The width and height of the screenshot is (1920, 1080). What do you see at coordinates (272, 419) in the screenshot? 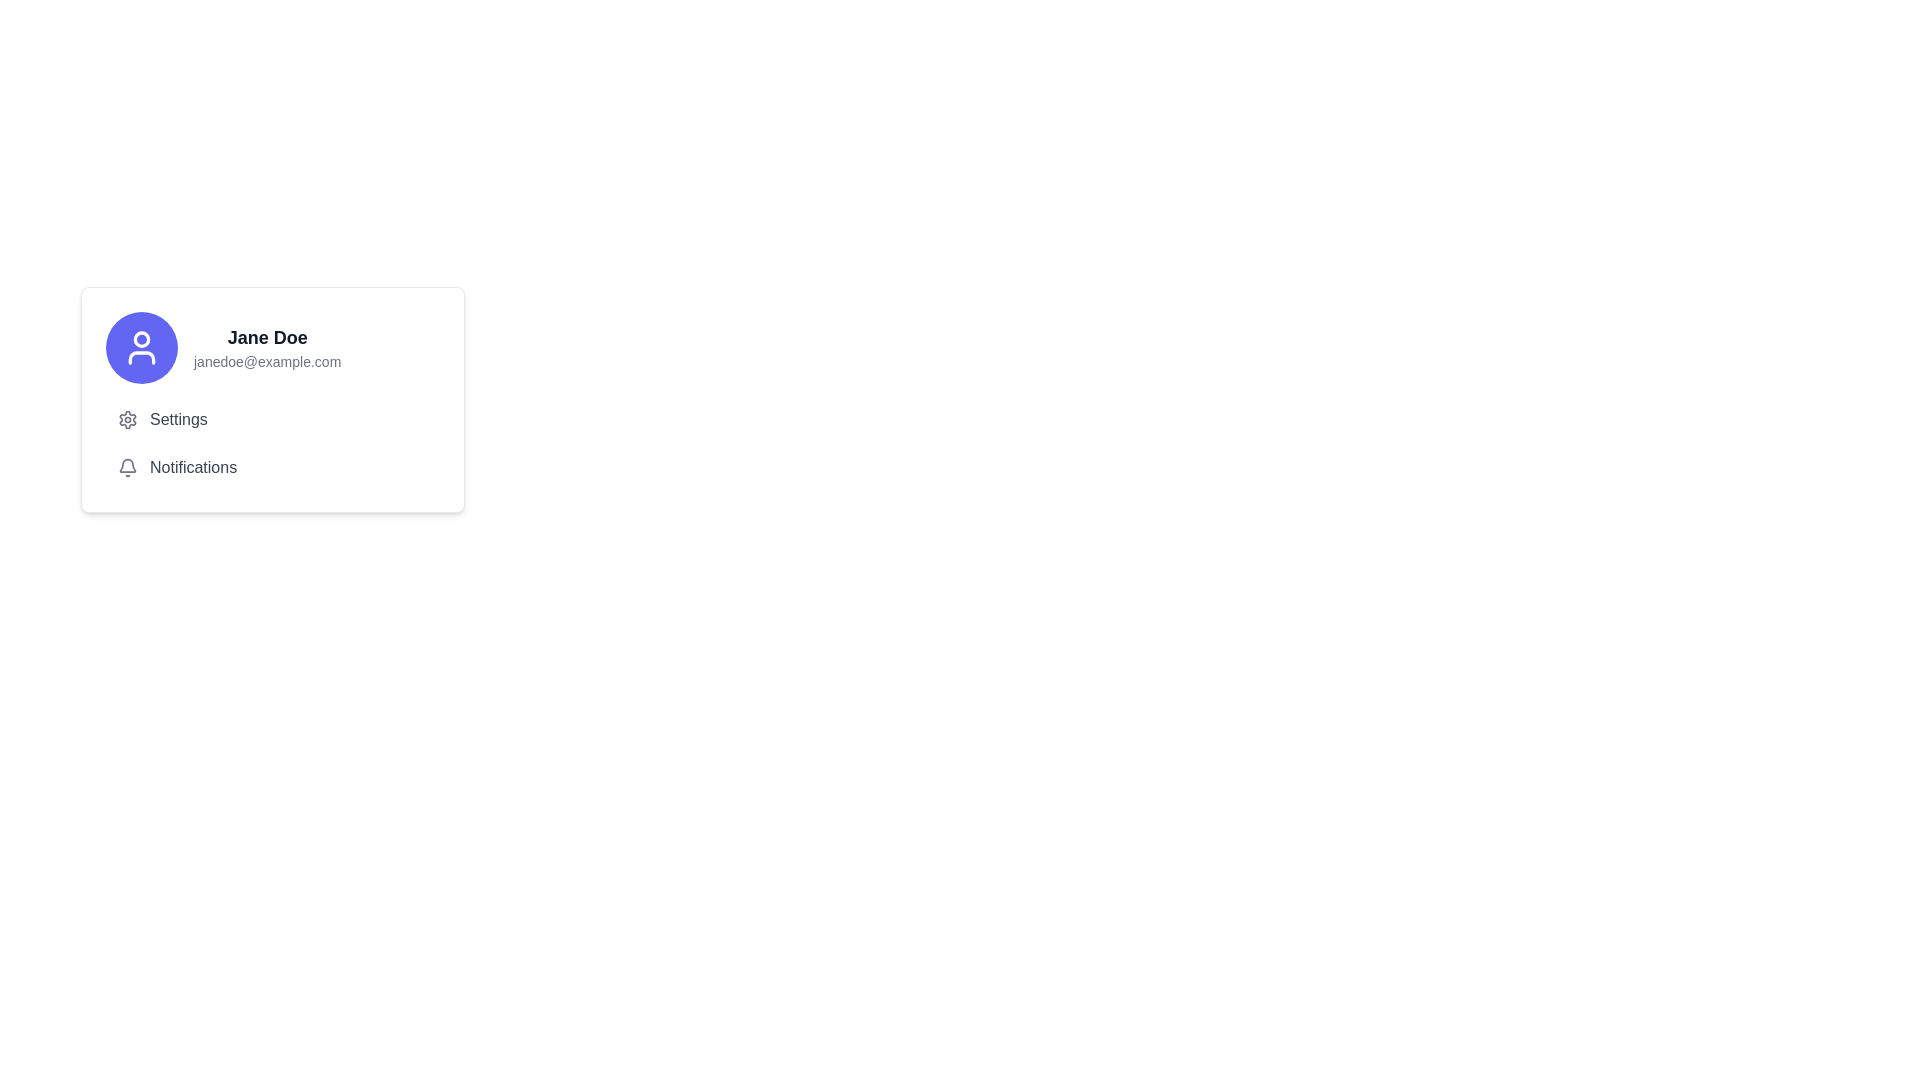
I see `the settings navigation button located below the user information section` at bounding box center [272, 419].